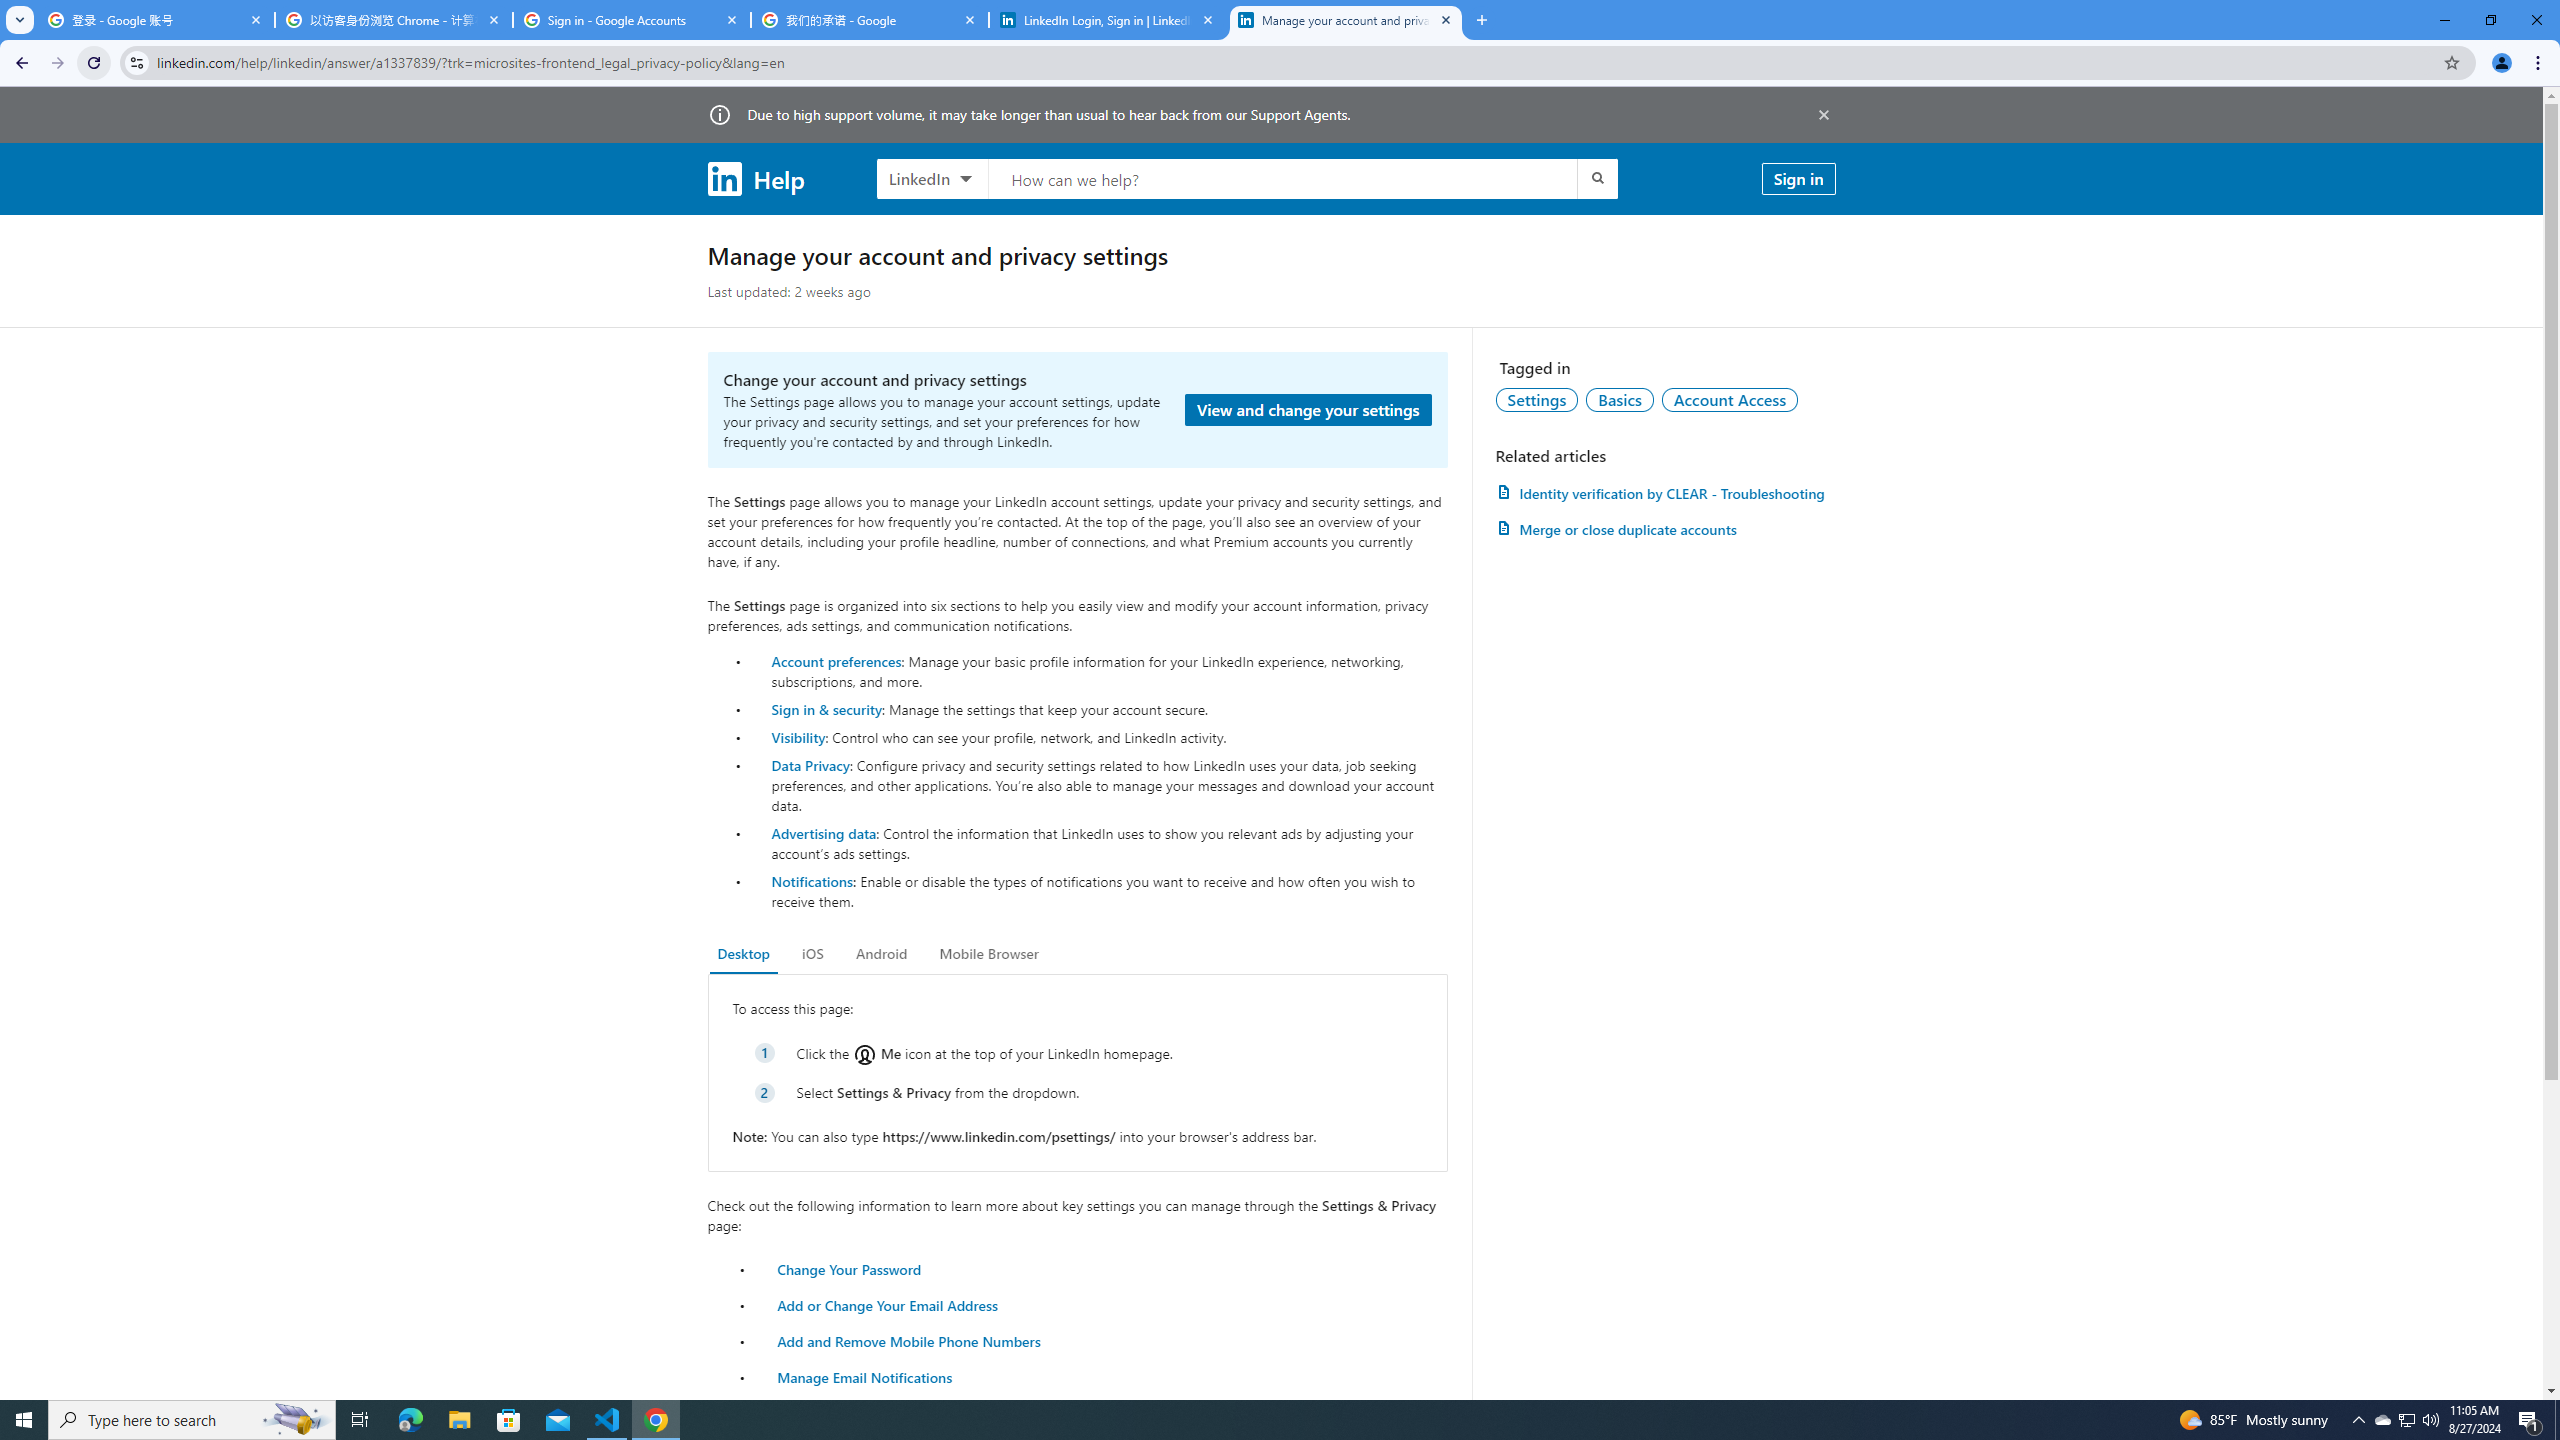 Image resolution: width=2560 pixels, height=1440 pixels. What do you see at coordinates (1664, 493) in the screenshot?
I see `'AutomationID: article-link-a1457505'` at bounding box center [1664, 493].